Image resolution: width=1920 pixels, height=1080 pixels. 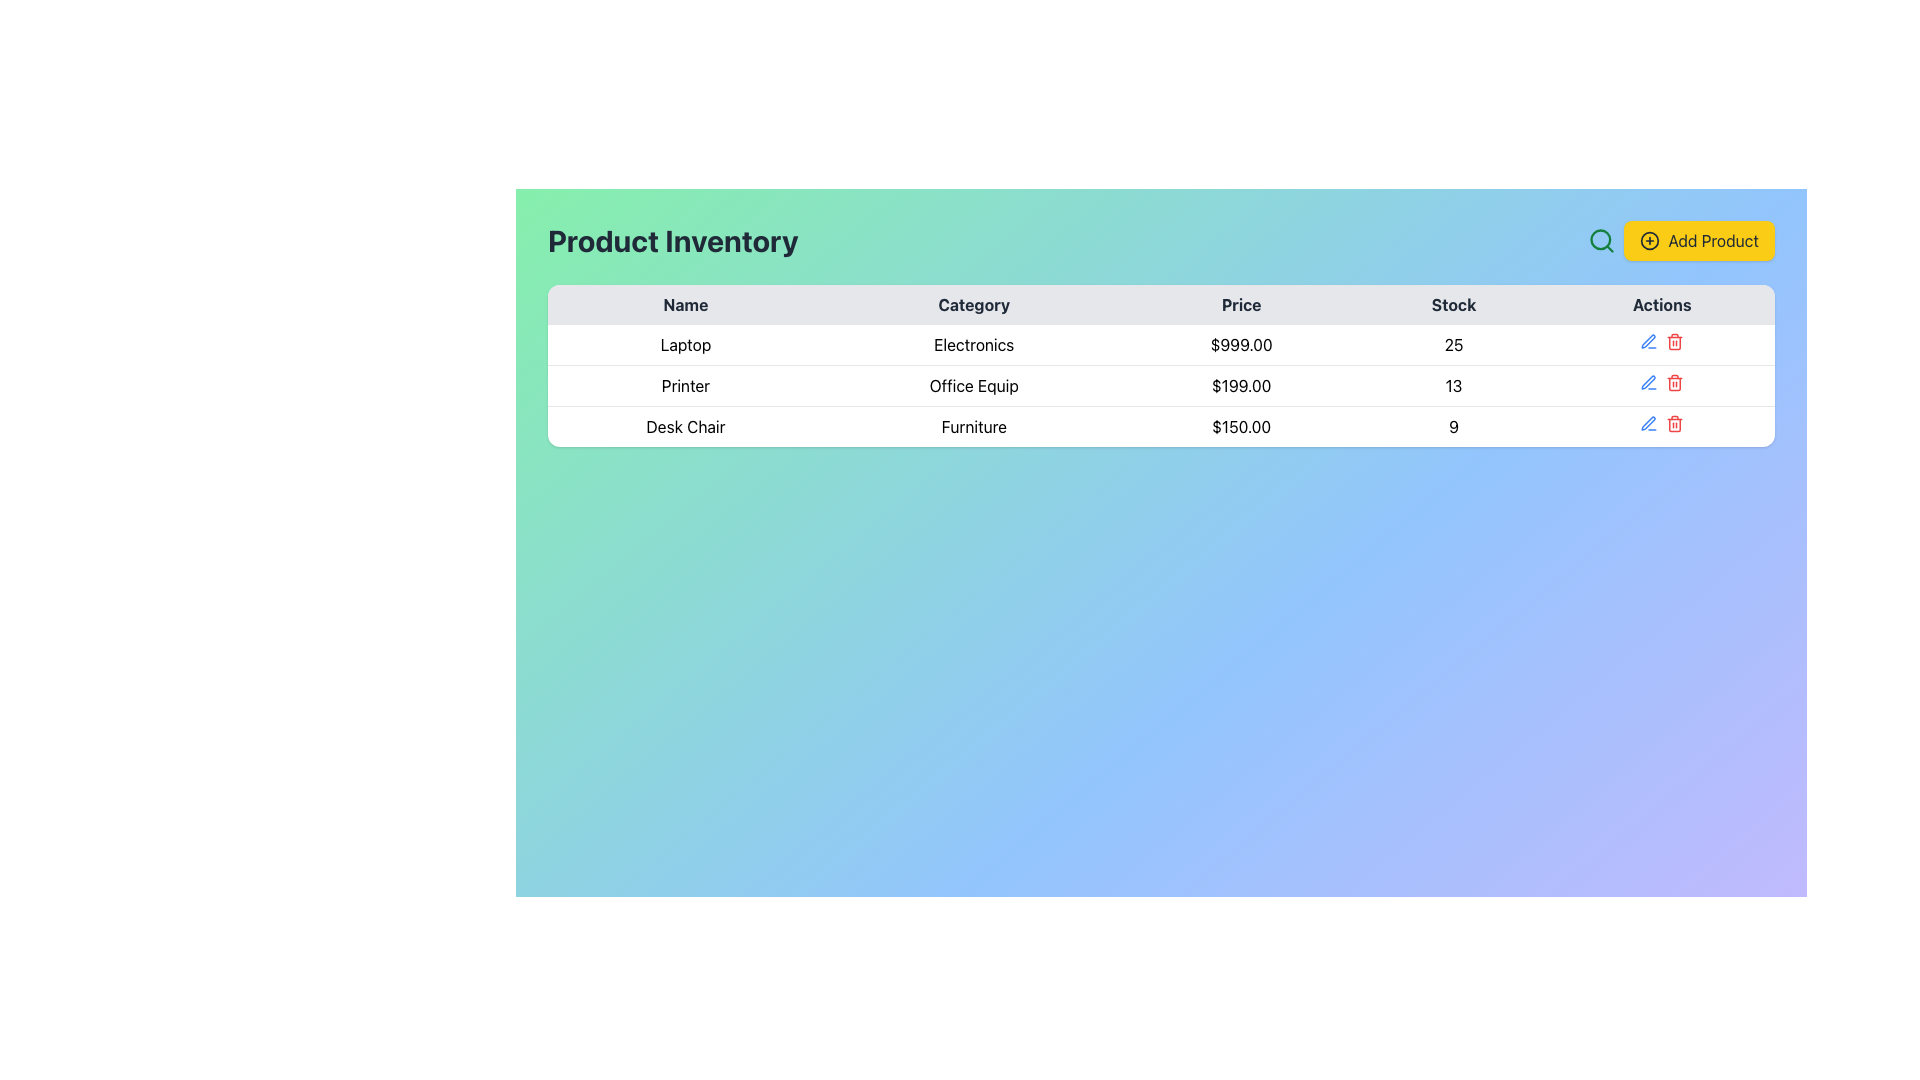 What do you see at coordinates (1602, 239) in the screenshot?
I see `the magnifying glass icon, which symbolizes a search function and is located in the top-right section of the interface, adjacent to the 'Add Product' button` at bounding box center [1602, 239].